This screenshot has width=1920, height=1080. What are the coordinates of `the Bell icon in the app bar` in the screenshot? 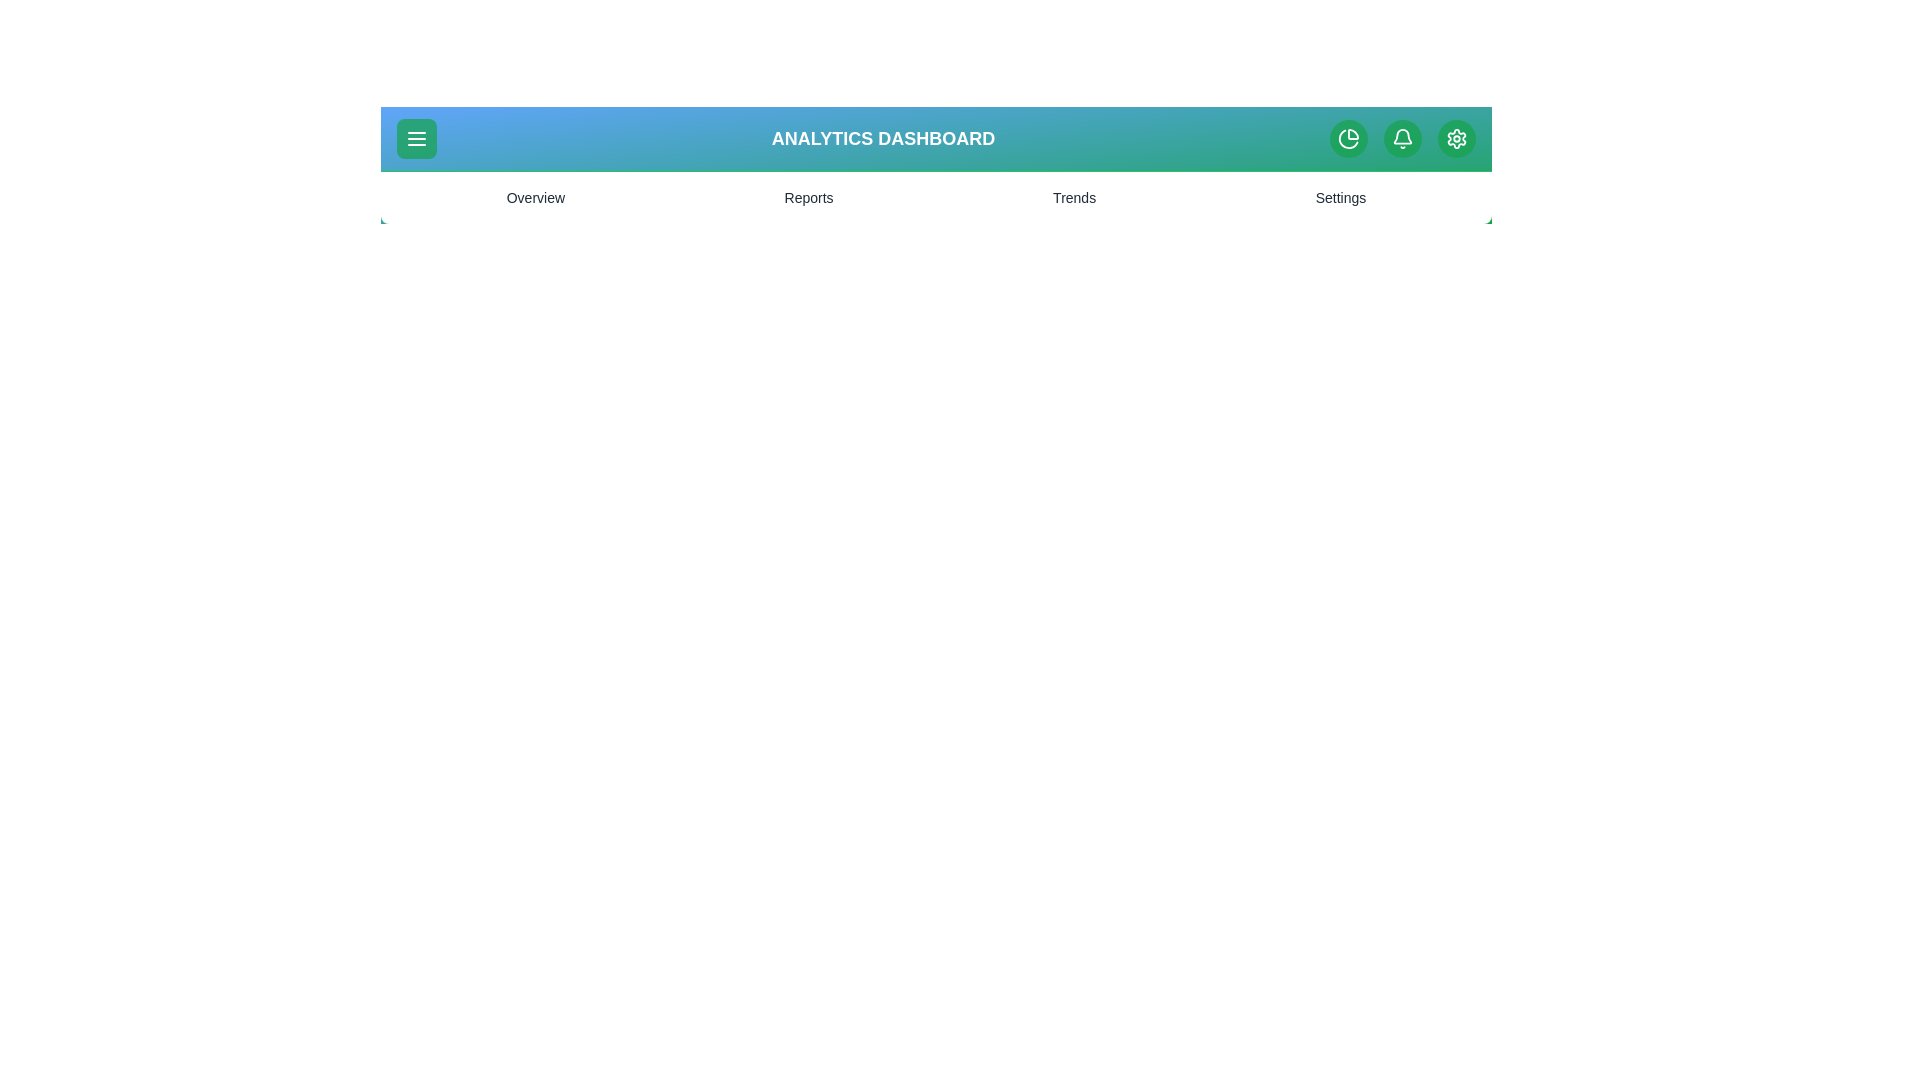 It's located at (1401, 137).